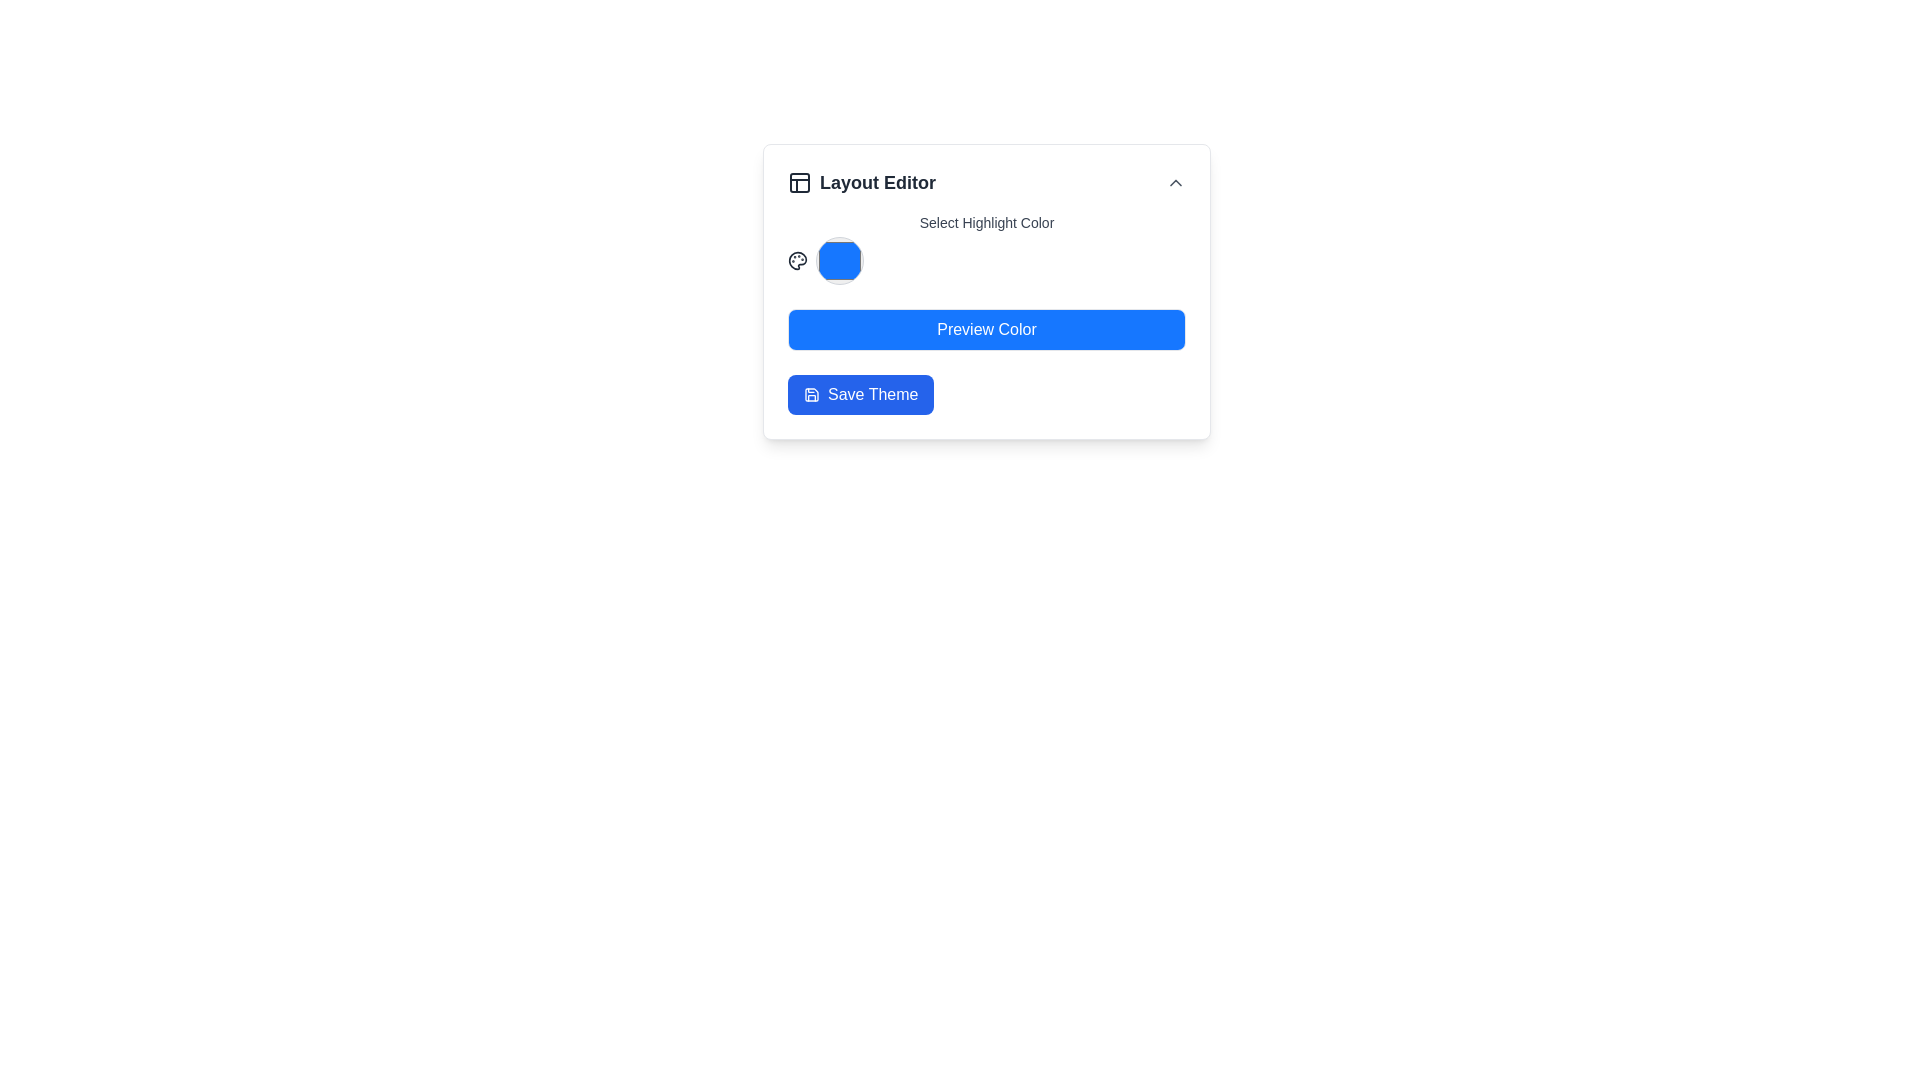  What do you see at coordinates (861, 394) in the screenshot?
I see `the rectangular 'Save Theme' button with rounded corners, featuring a blue background and white text` at bounding box center [861, 394].